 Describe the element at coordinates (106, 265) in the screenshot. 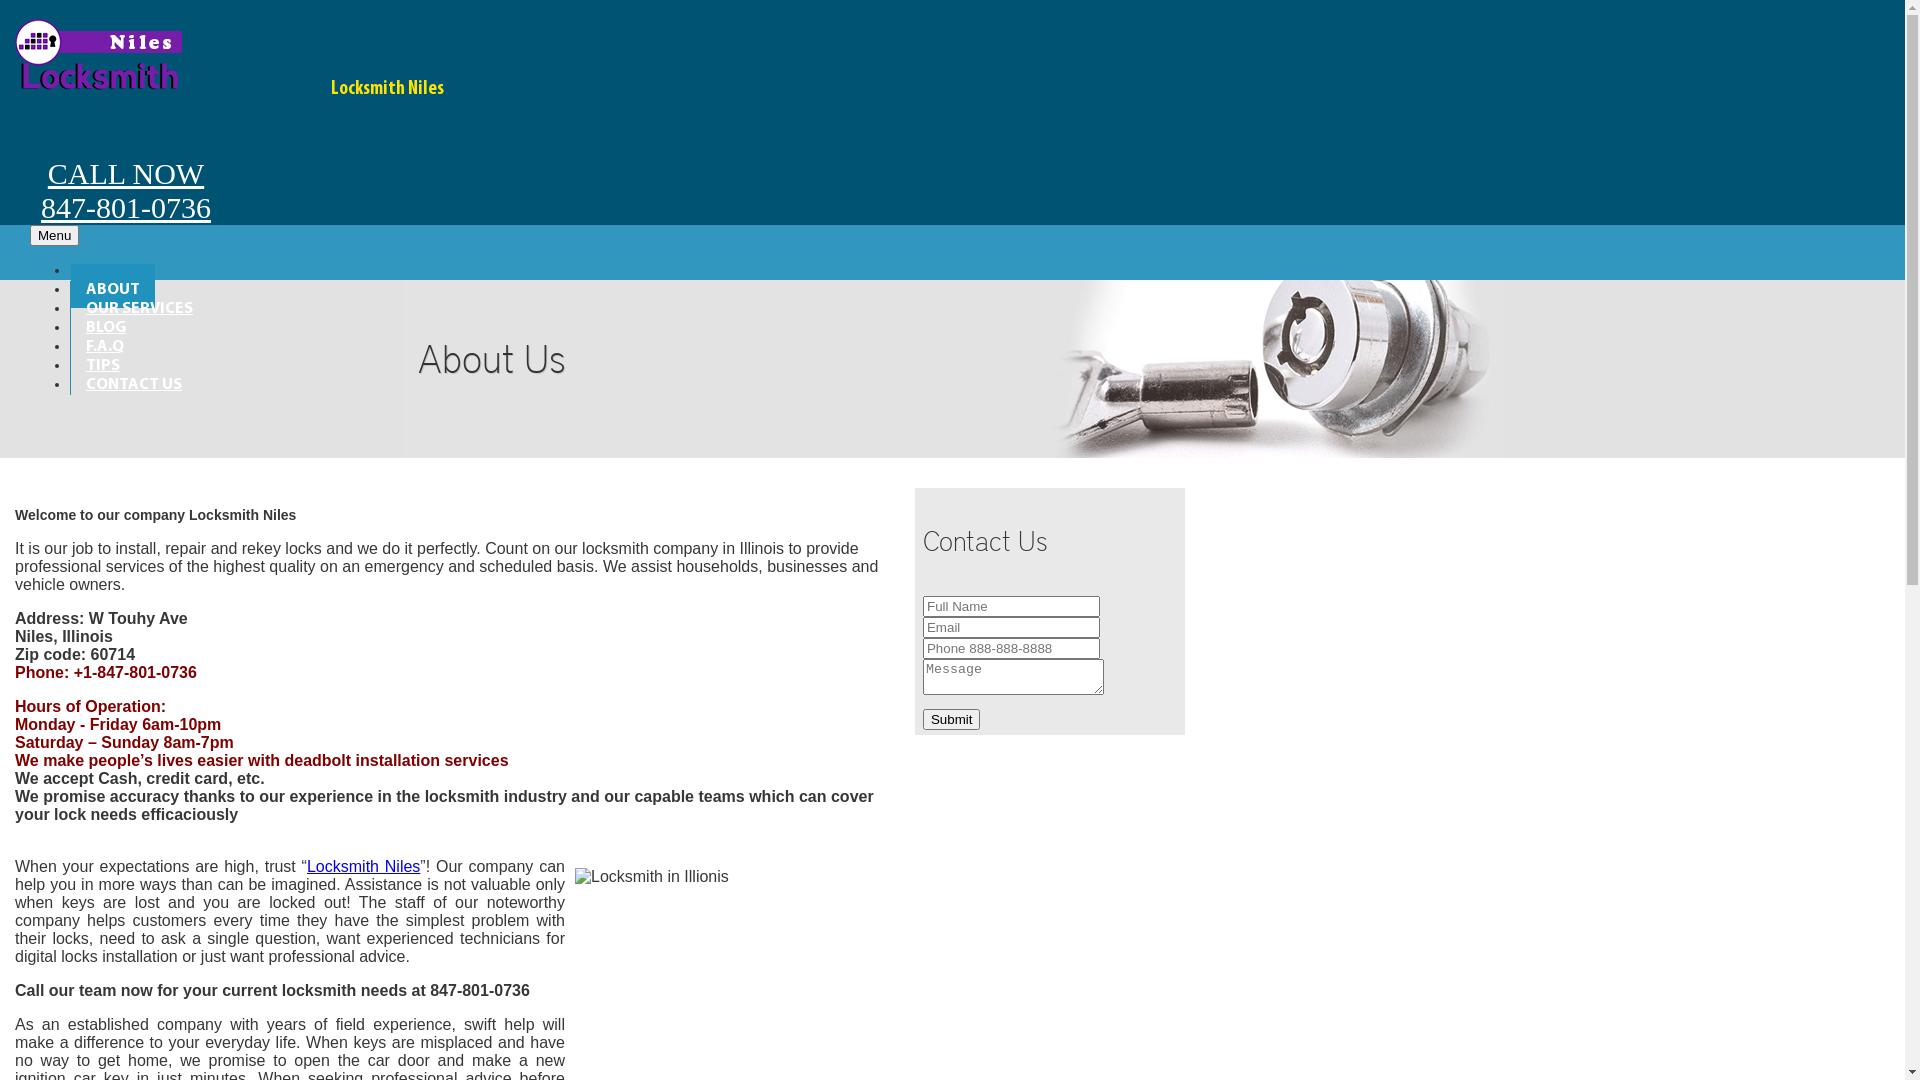

I see `'HOME'` at that location.